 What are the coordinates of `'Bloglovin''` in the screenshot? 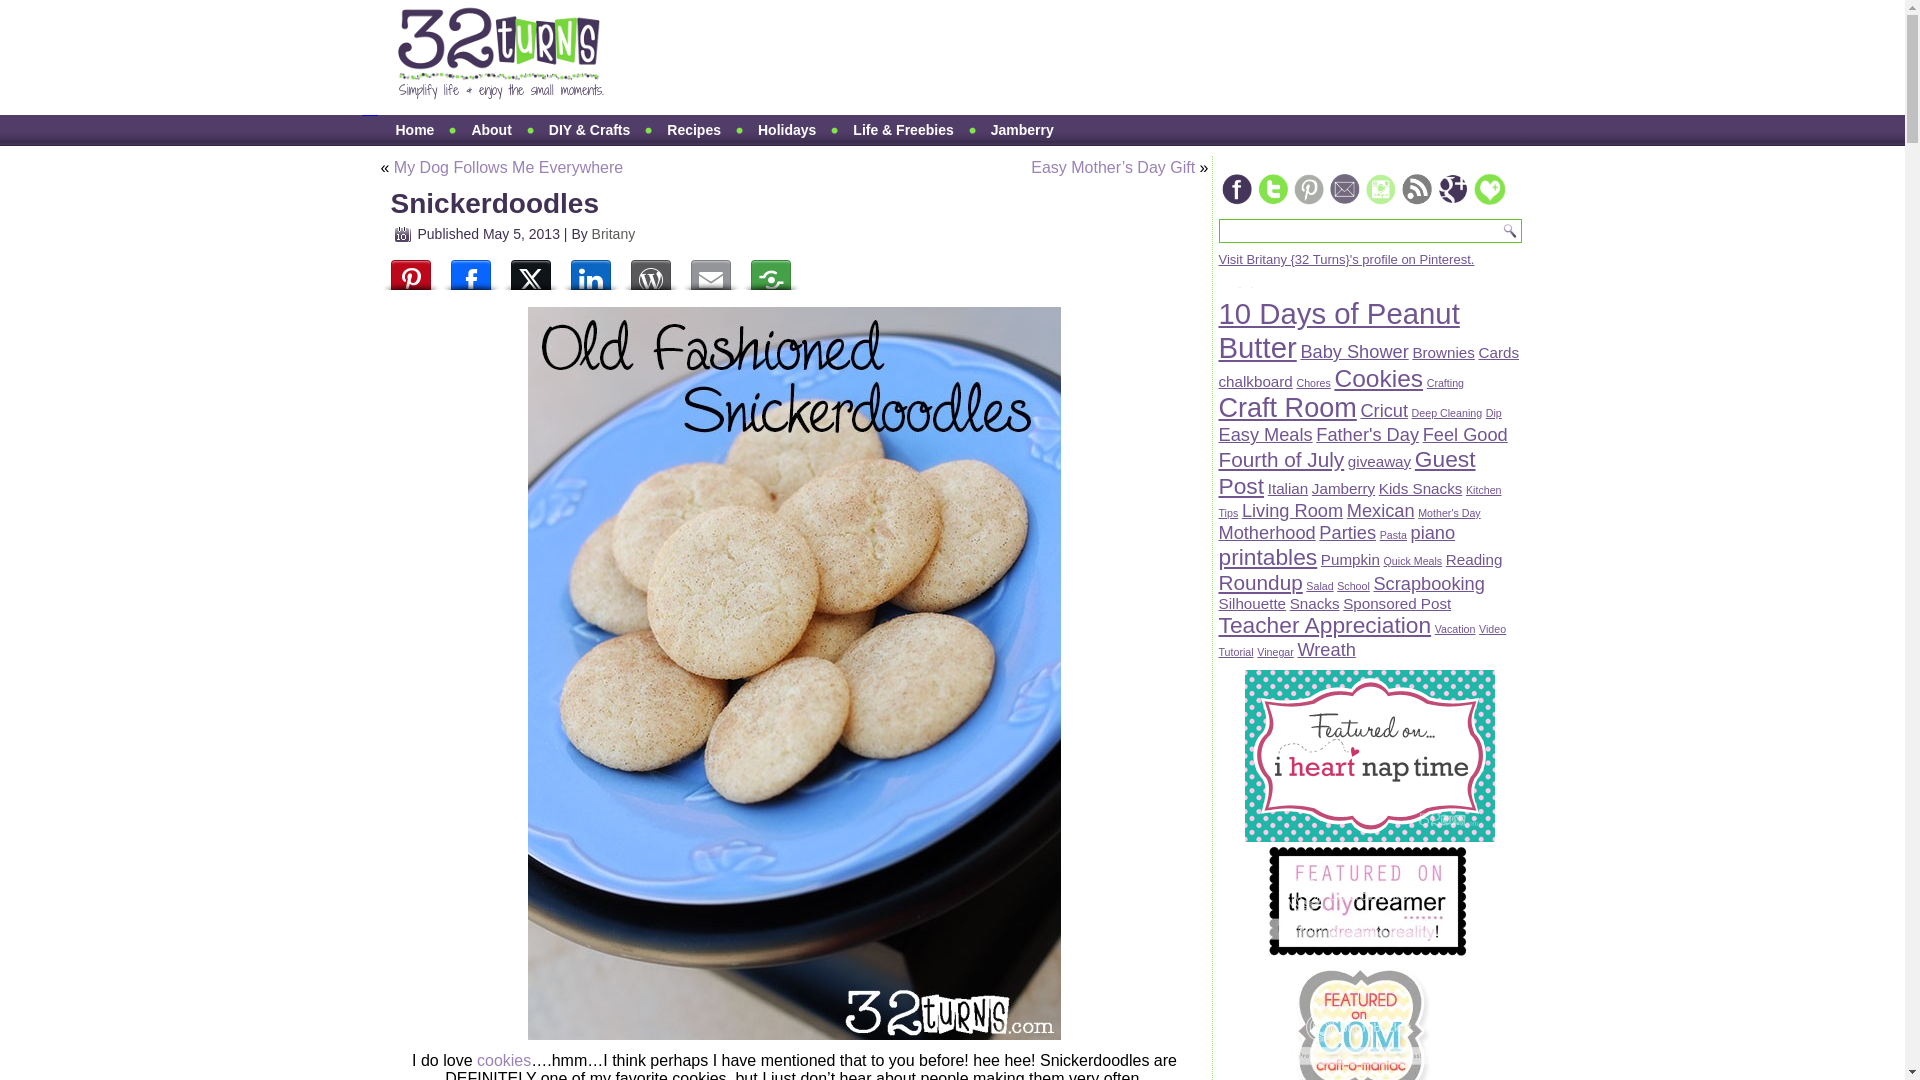 It's located at (1488, 189).